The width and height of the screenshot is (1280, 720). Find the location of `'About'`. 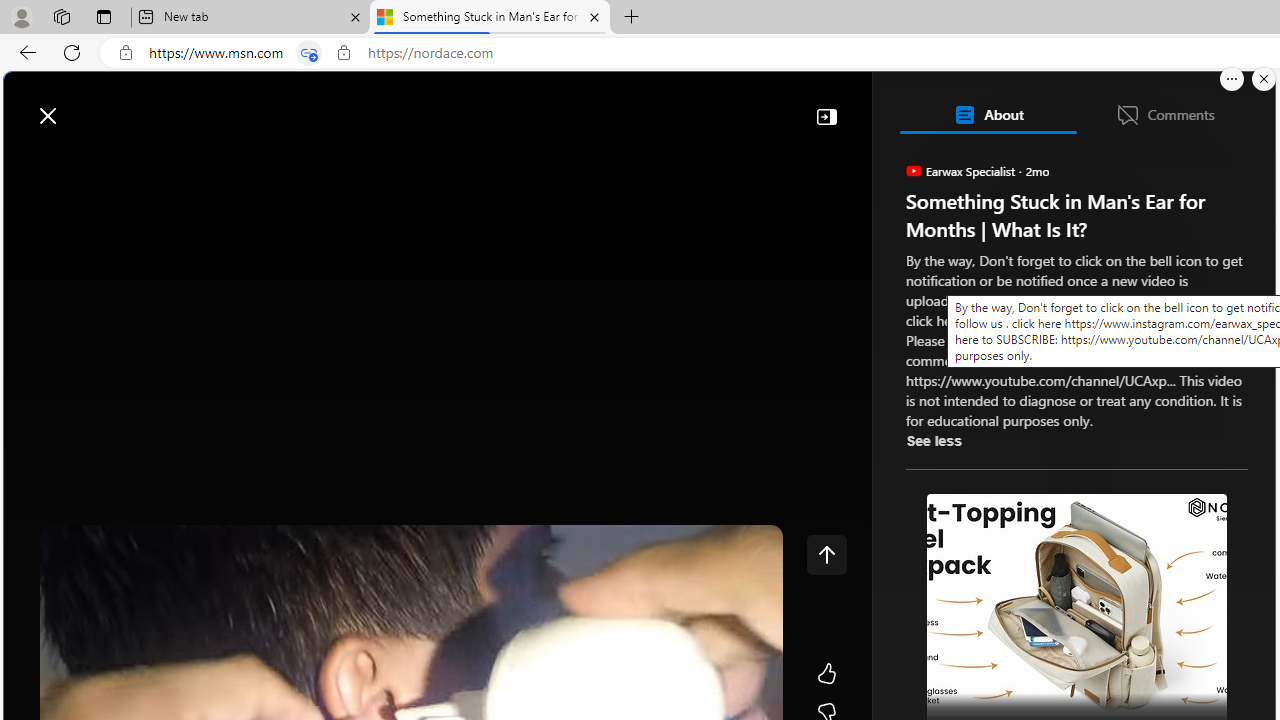

'About' is located at coordinates (987, 114).